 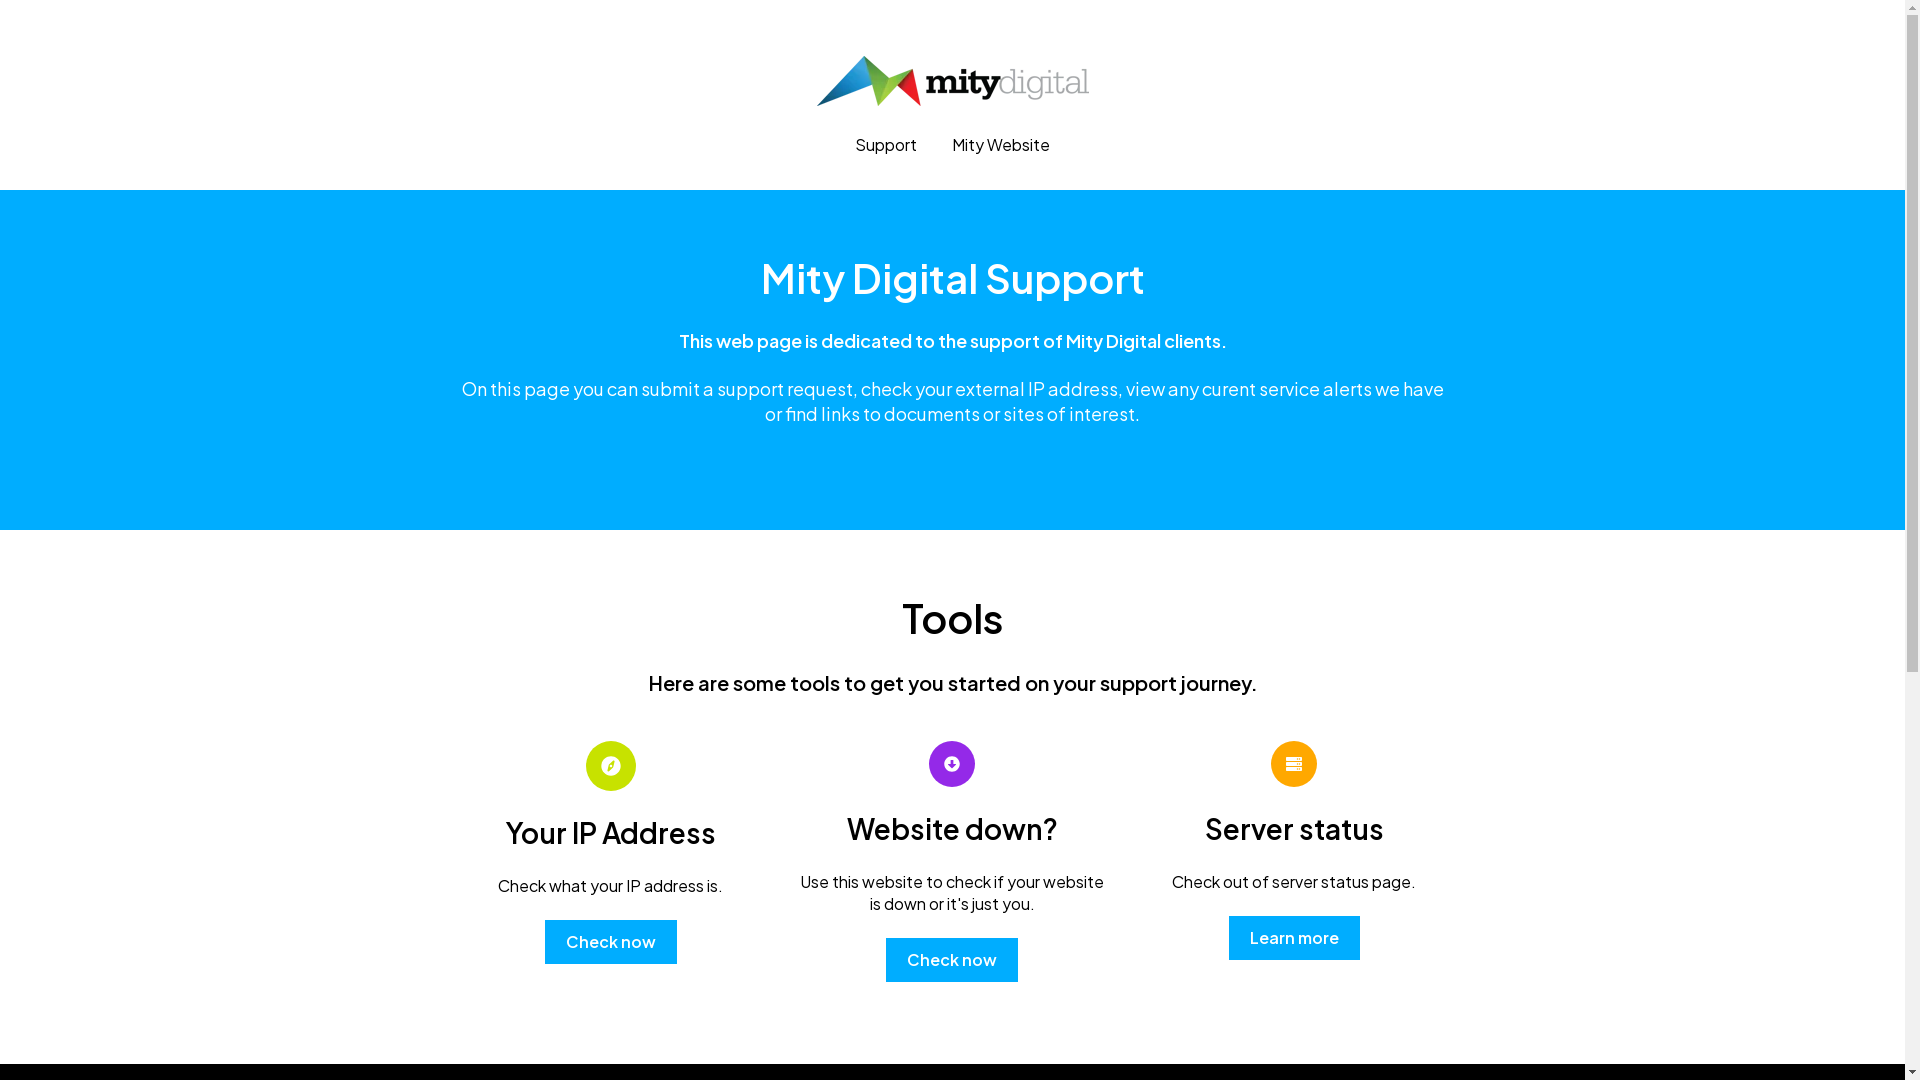 What do you see at coordinates (885, 144) in the screenshot?
I see `'Support'` at bounding box center [885, 144].